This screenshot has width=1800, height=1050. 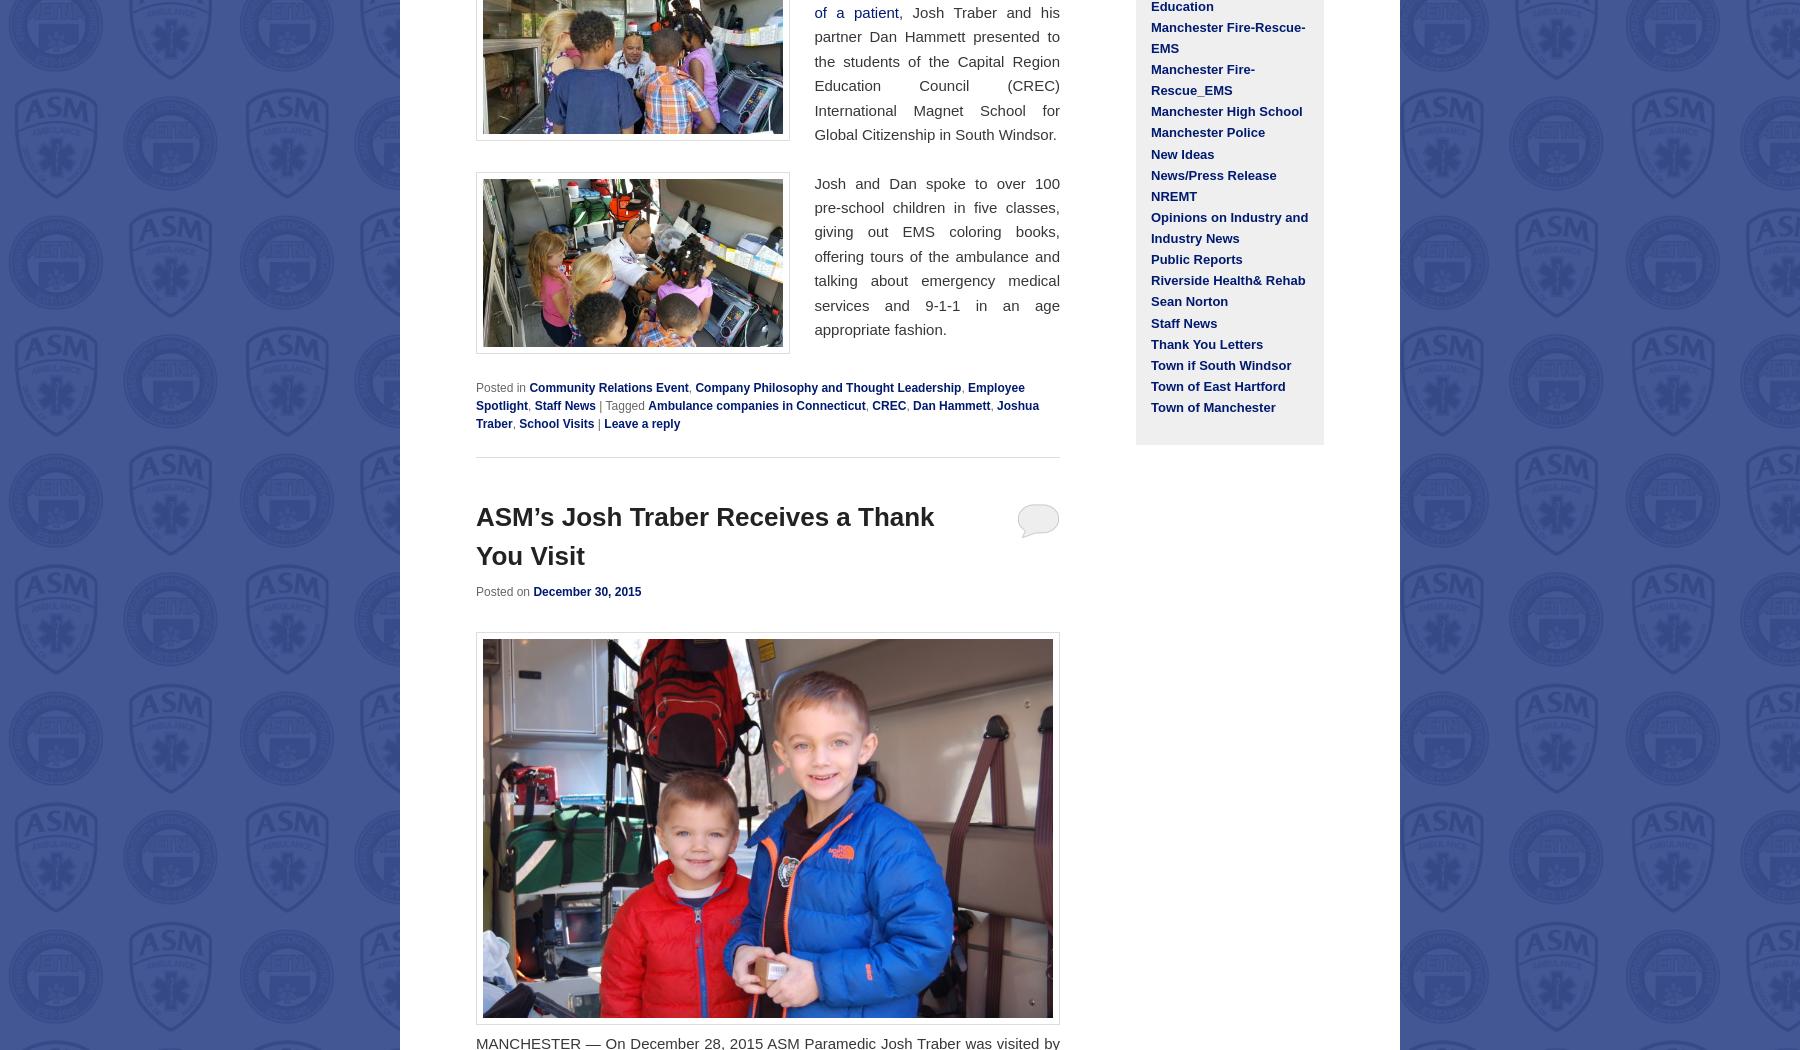 What do you see at coordinates (1149, 153) in the screenshot?
I see `'New Ideas'` at bounding box center [1149, 153].